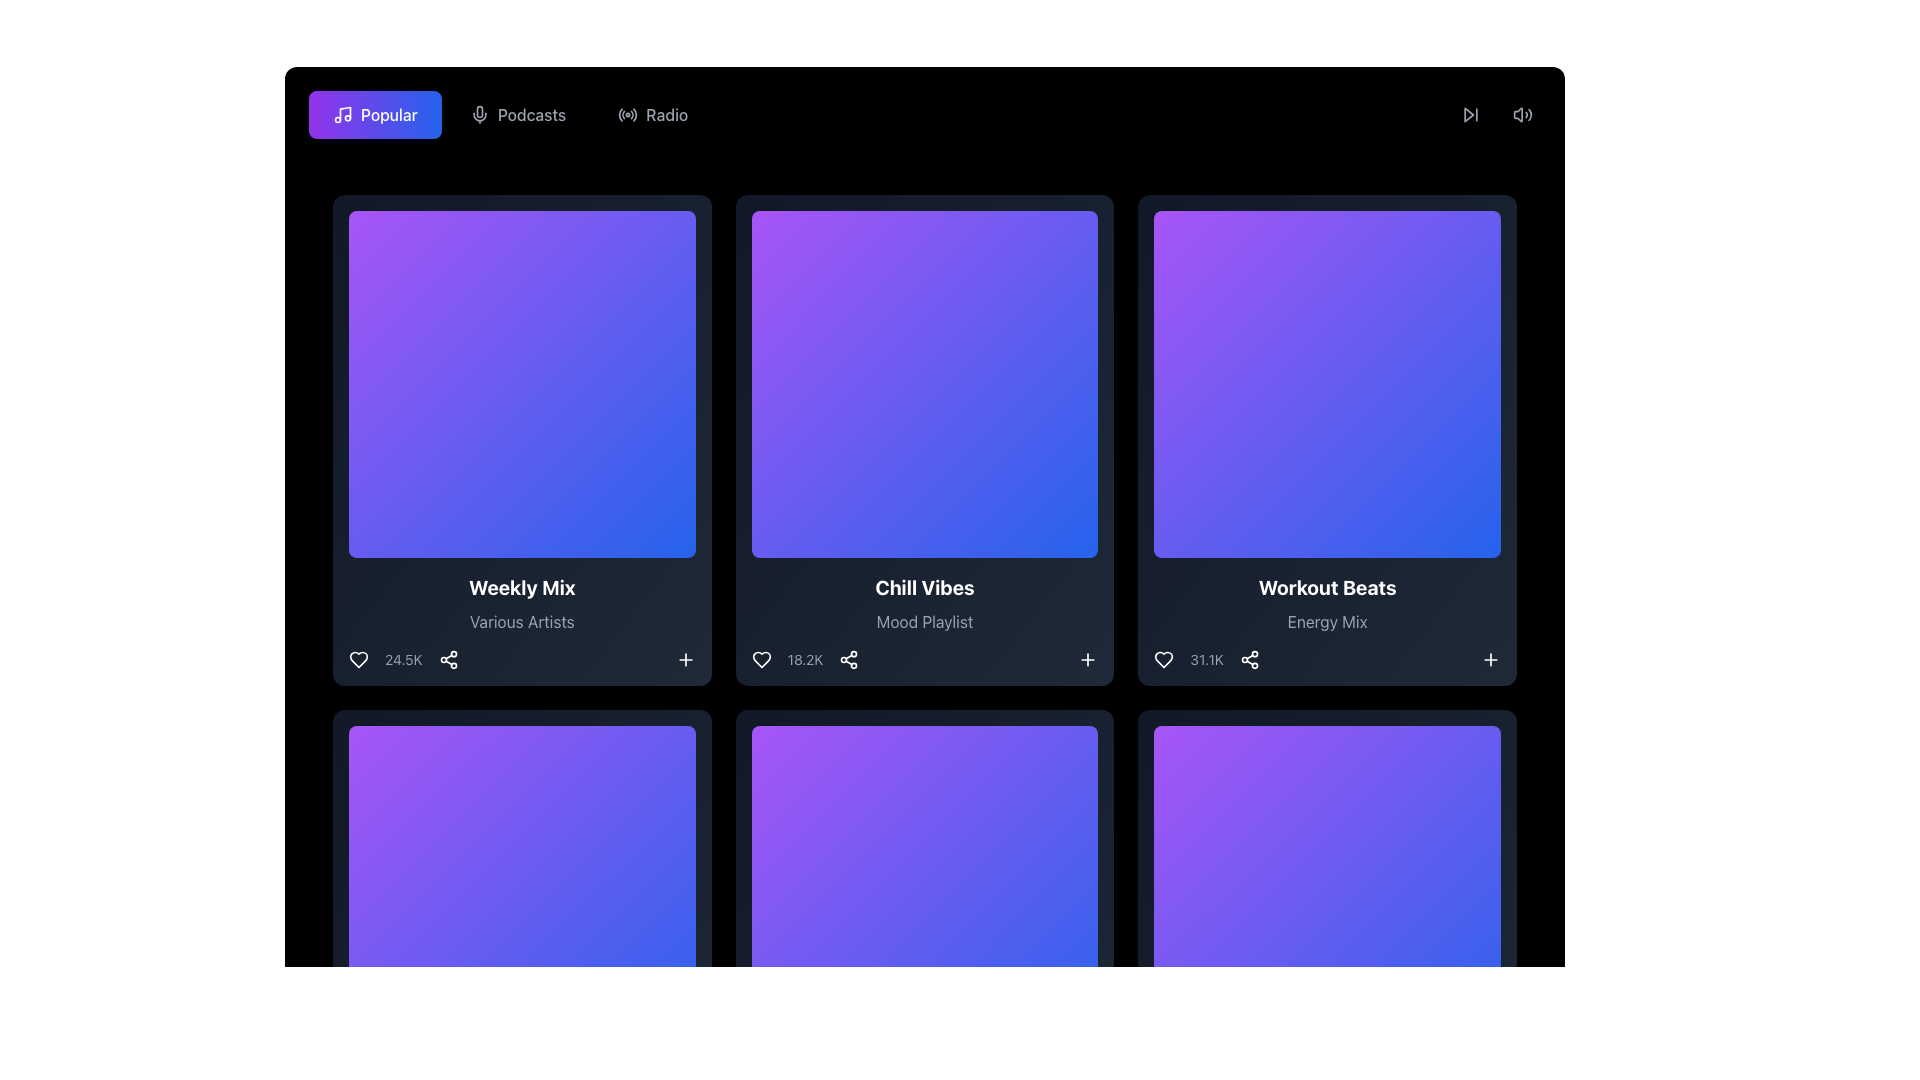 Image resolution: width=1920 pixels, height=1080 pixels. What do you see at coordinates (1521, 115) in the screenshot?
I see `the volume control icon located` at bounding box center [1521, 115].